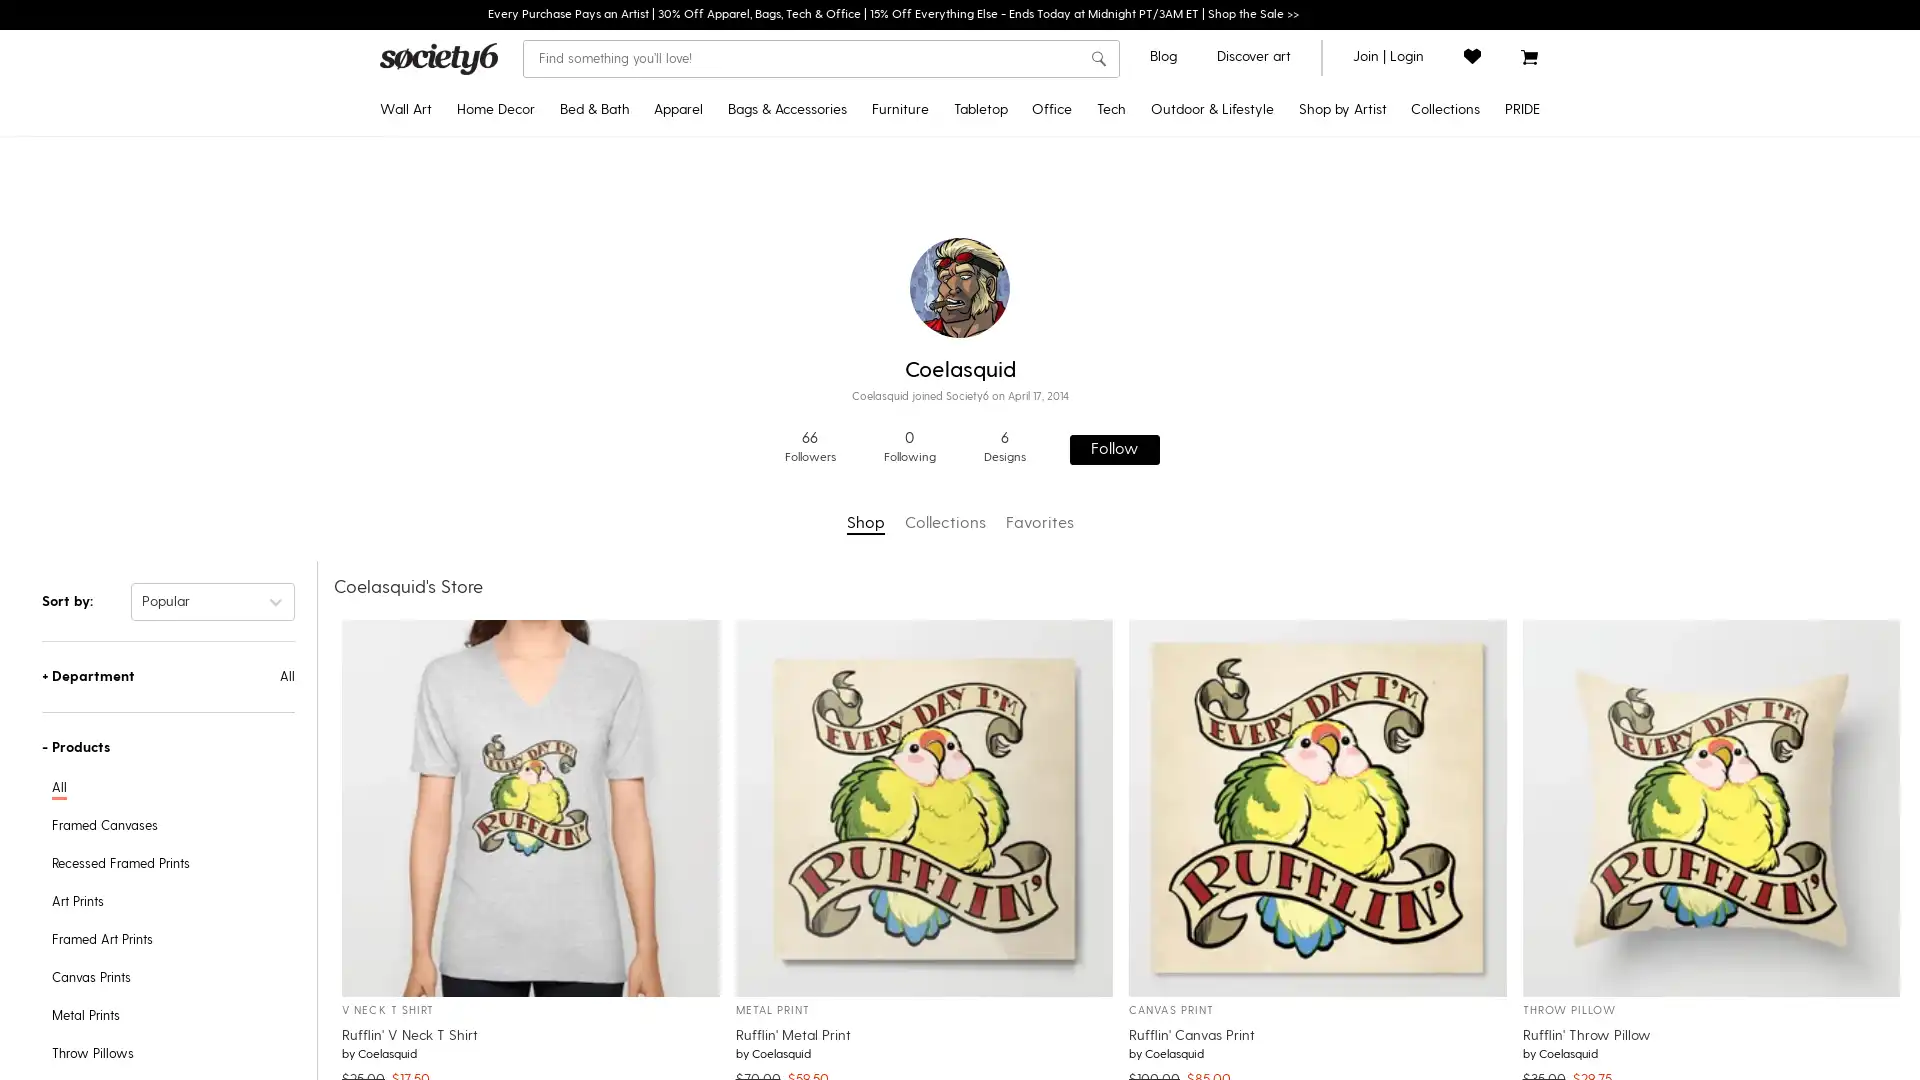 The height and width of the screenshot is (1080, 1920). Describe the element at coordinates (637, 320) in the screenshot. I see `Hand & Bath Towels` at that location.